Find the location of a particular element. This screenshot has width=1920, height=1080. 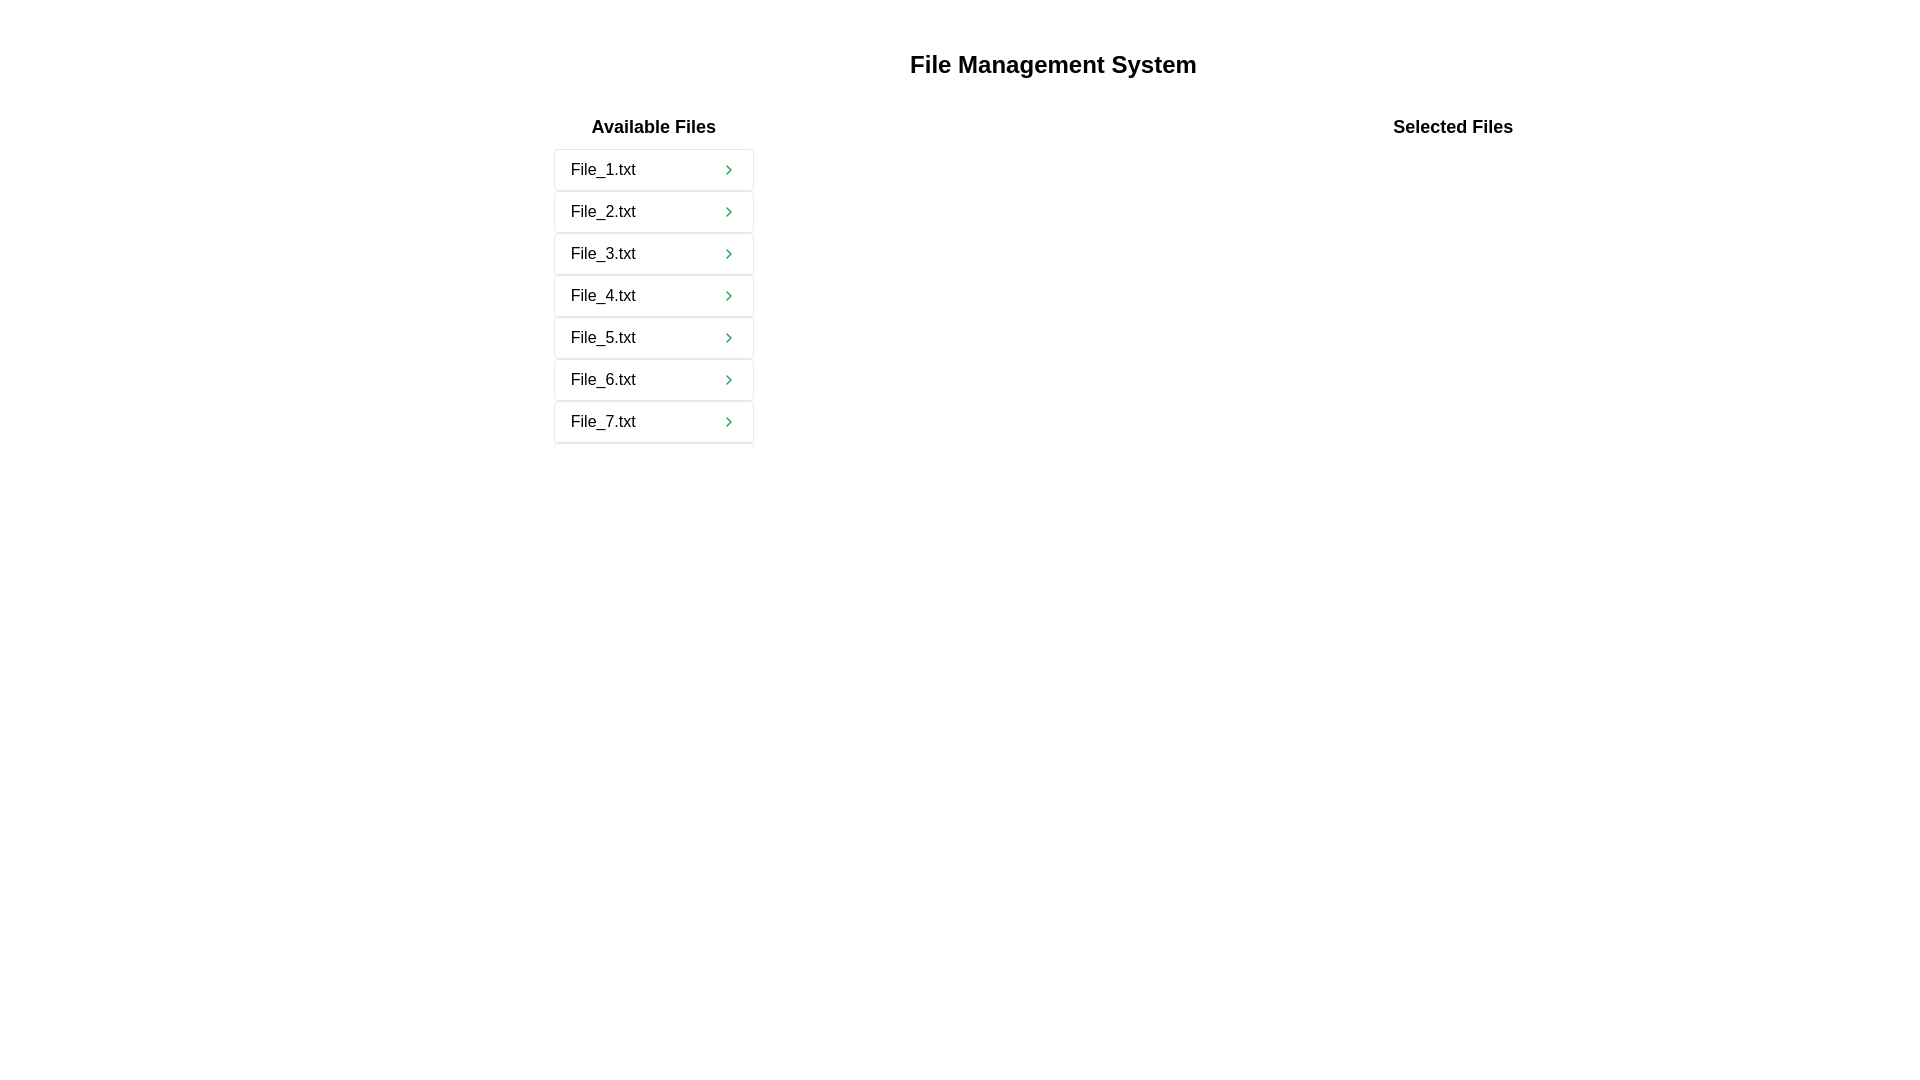

the small green chevron icon shaped as a rightward arrow located to the right of the 'File_5.txt' entry in the vertical list of file entries is located at coordinates (727, 337).